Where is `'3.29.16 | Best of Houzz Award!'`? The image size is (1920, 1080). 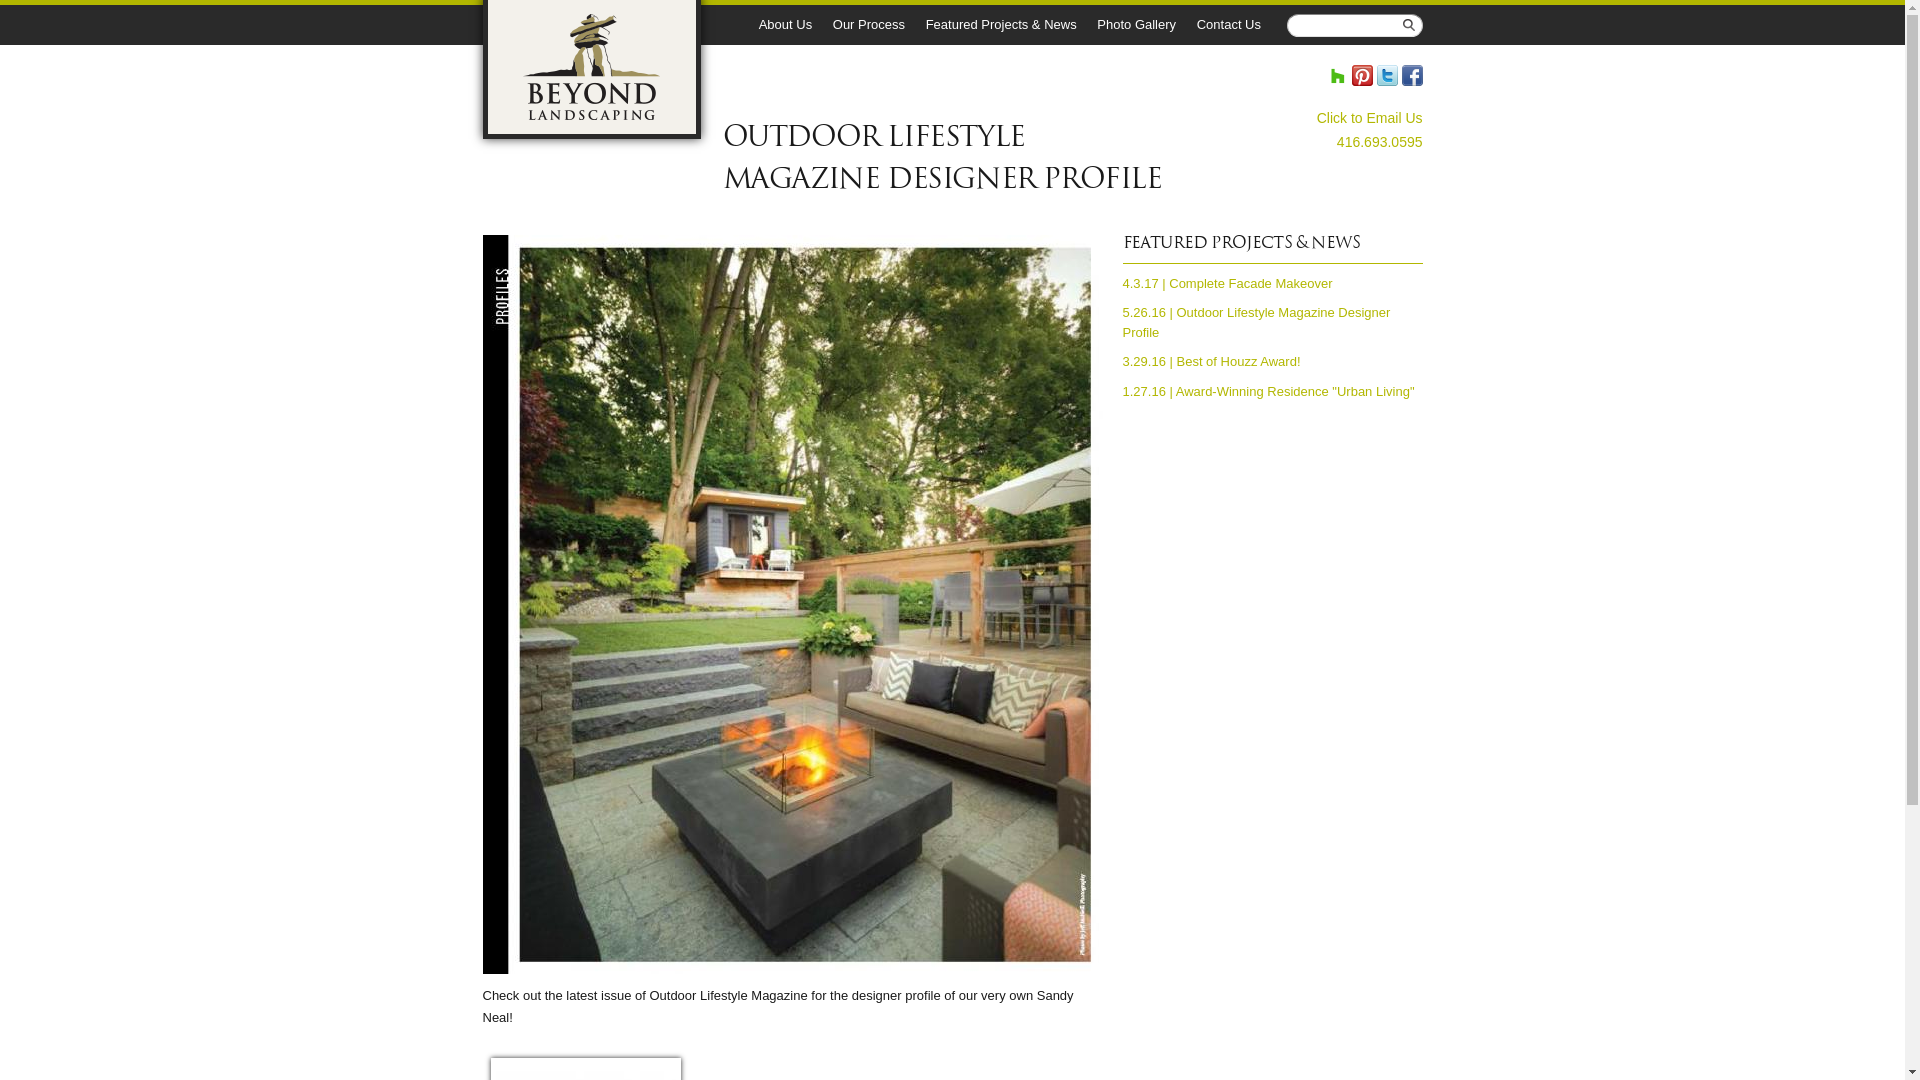
'3.29.16 | Best of Houzz Award!' is located at coordinates (1209, 361).